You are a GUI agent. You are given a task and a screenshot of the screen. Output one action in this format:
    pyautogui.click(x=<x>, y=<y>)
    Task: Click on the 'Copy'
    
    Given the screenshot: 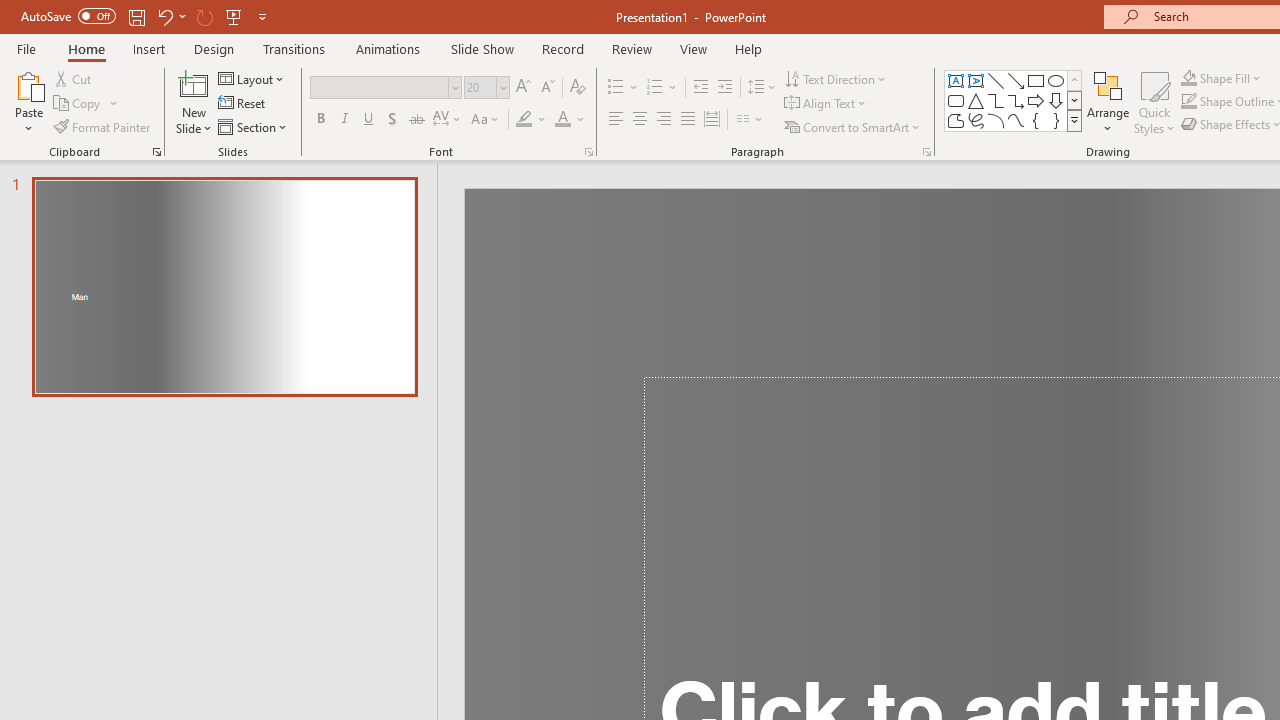 What is the action you would take?
    pyautogui.click(x=85, y=103)
    